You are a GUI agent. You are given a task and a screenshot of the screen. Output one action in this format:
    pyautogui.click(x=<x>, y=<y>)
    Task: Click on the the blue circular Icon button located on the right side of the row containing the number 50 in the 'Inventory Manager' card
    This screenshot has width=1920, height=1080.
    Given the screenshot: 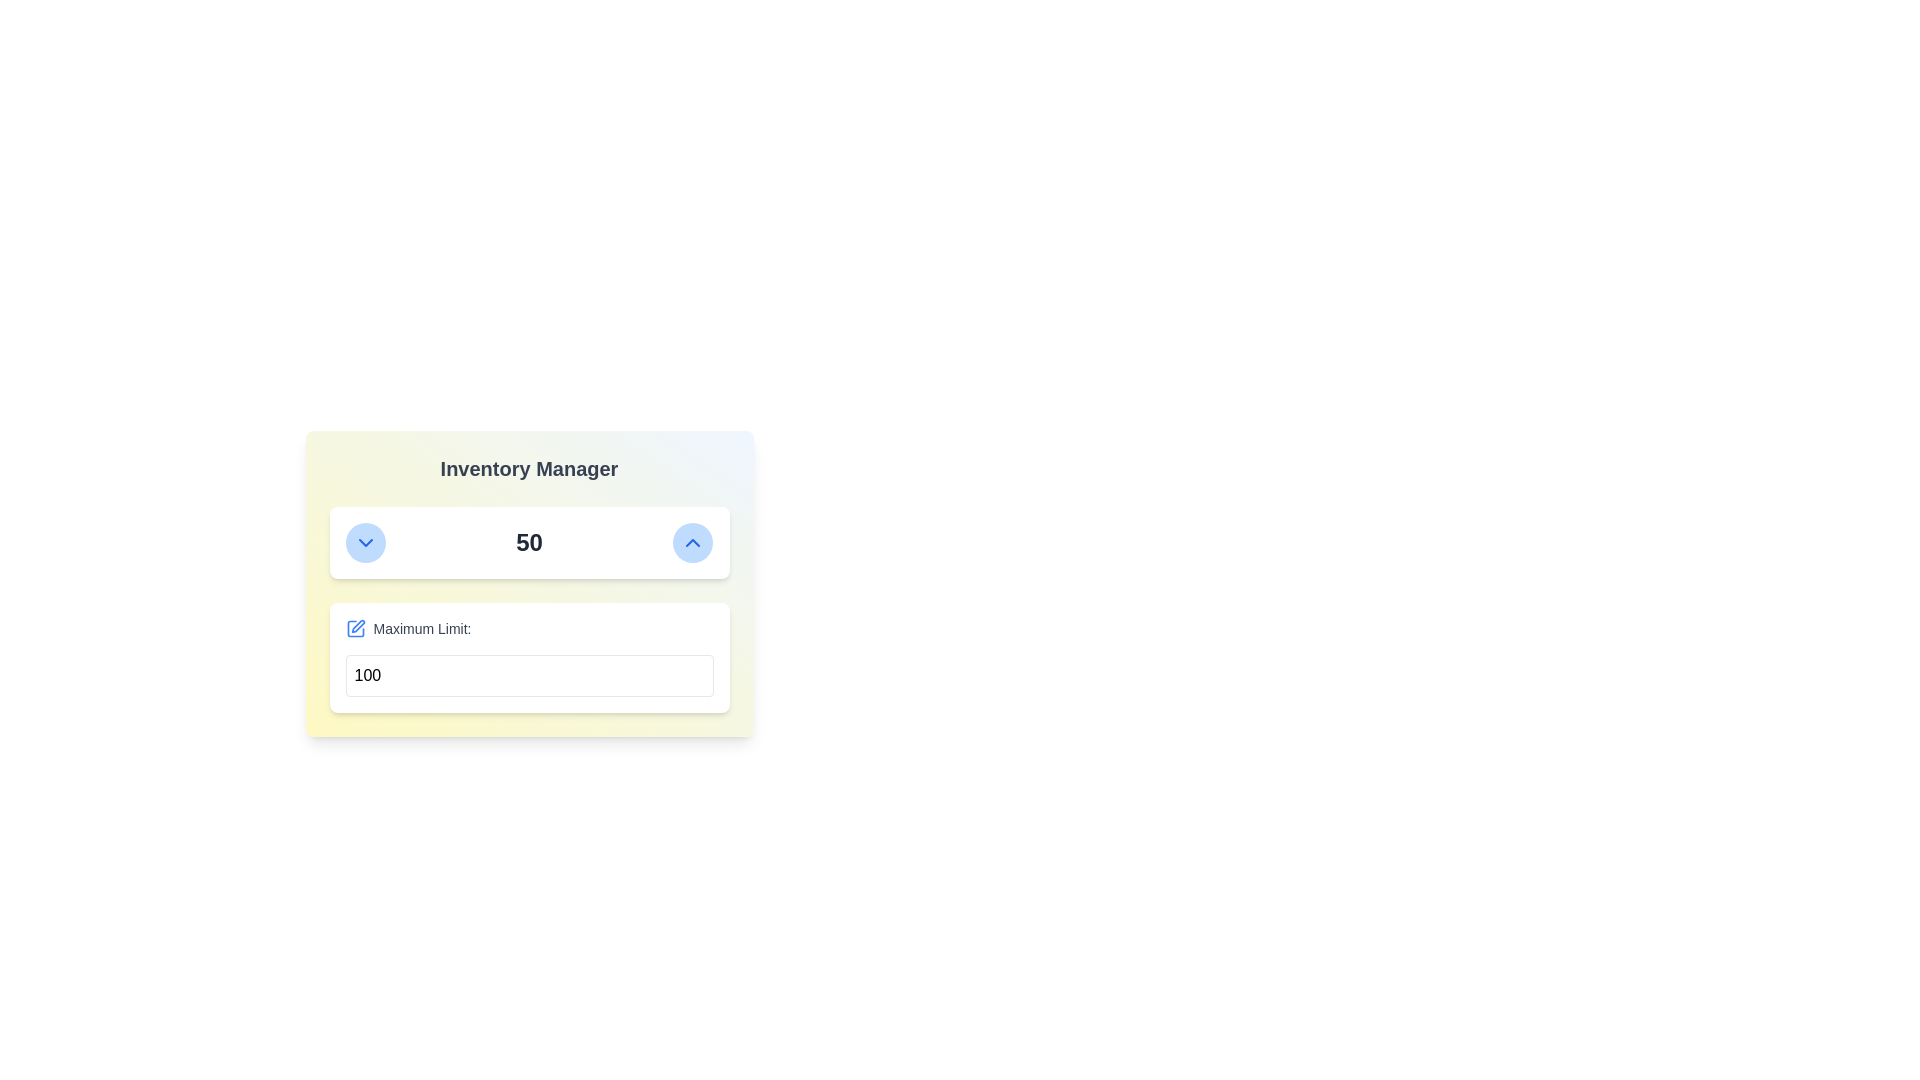 What is the action you would take?
    pyautogui.click(x=365, y=543)
    